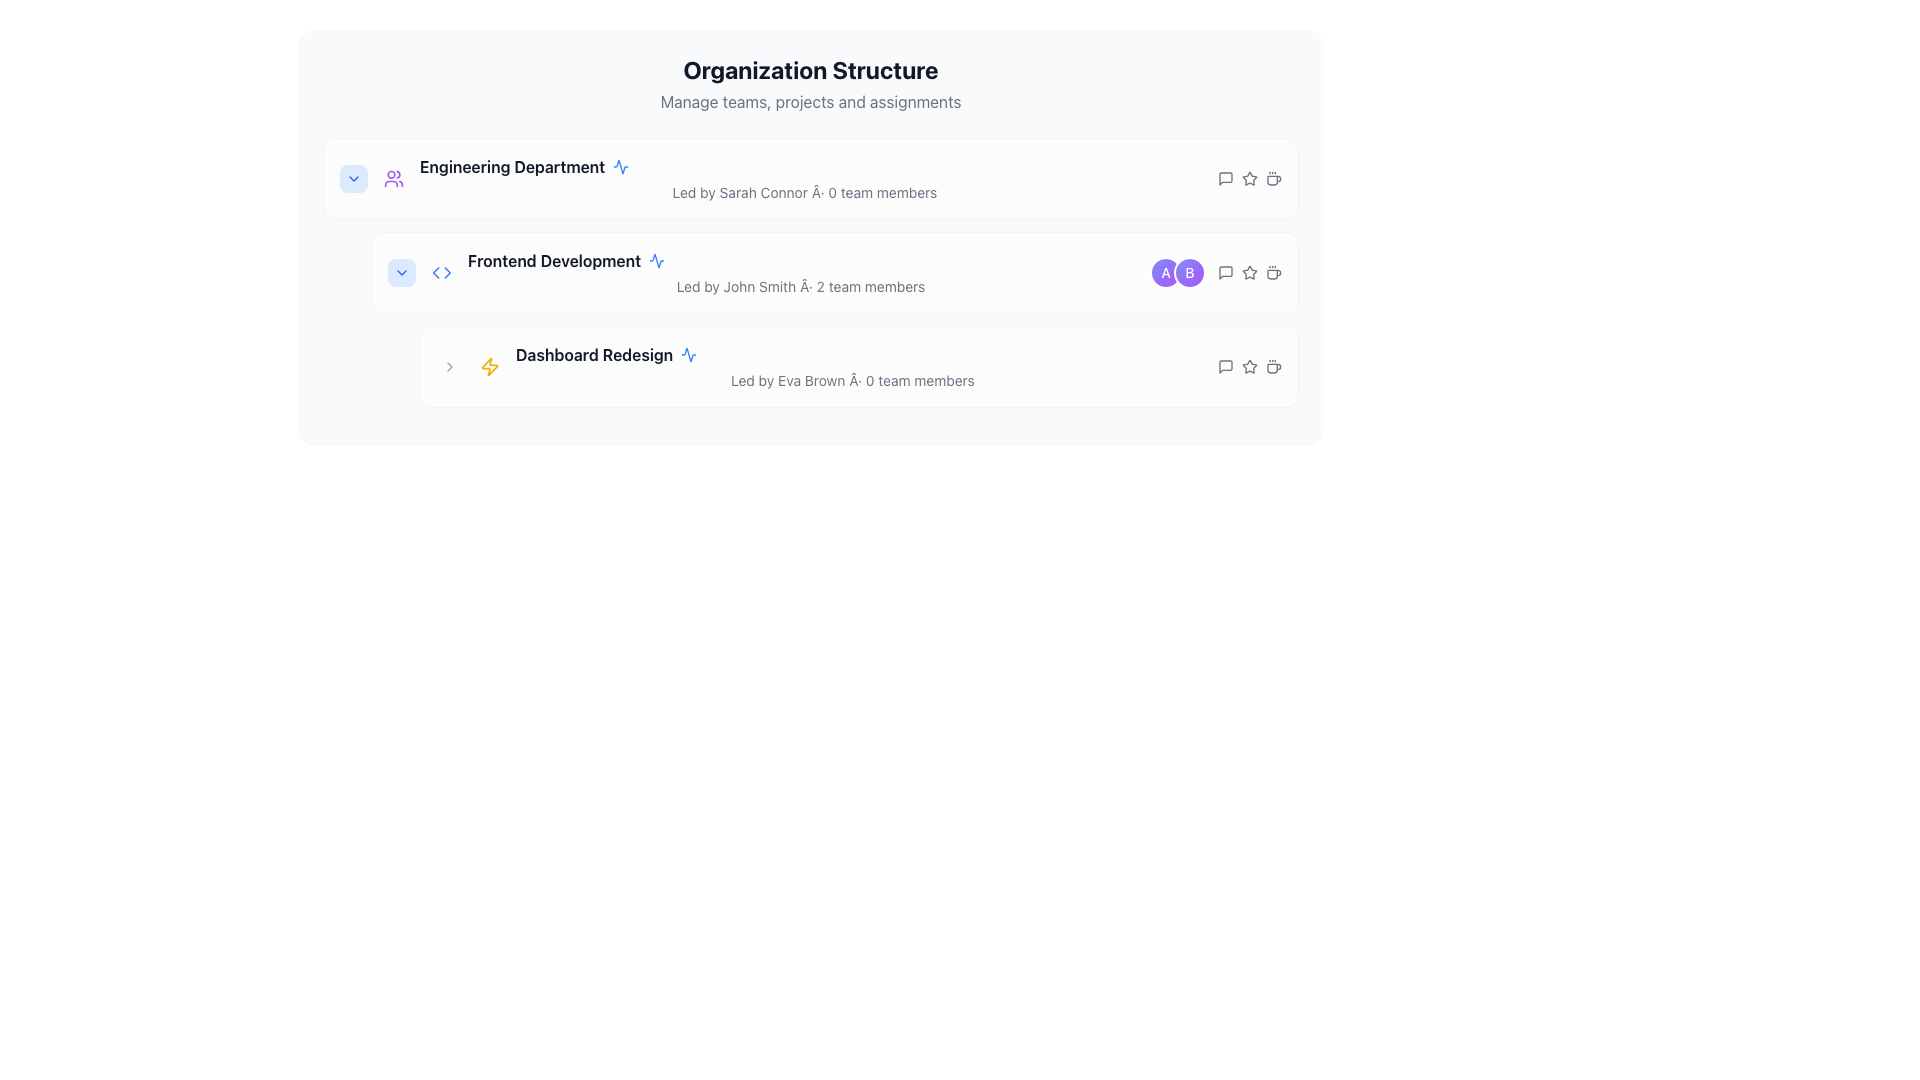 This screenshot has width=1920, height=1080. What do you see at coordinates (401, 273) in the screenshot?
I see `the down-facing chevron icon within the blue circular button in the 'Engineering Department' section` at bounding box center [401, 273].